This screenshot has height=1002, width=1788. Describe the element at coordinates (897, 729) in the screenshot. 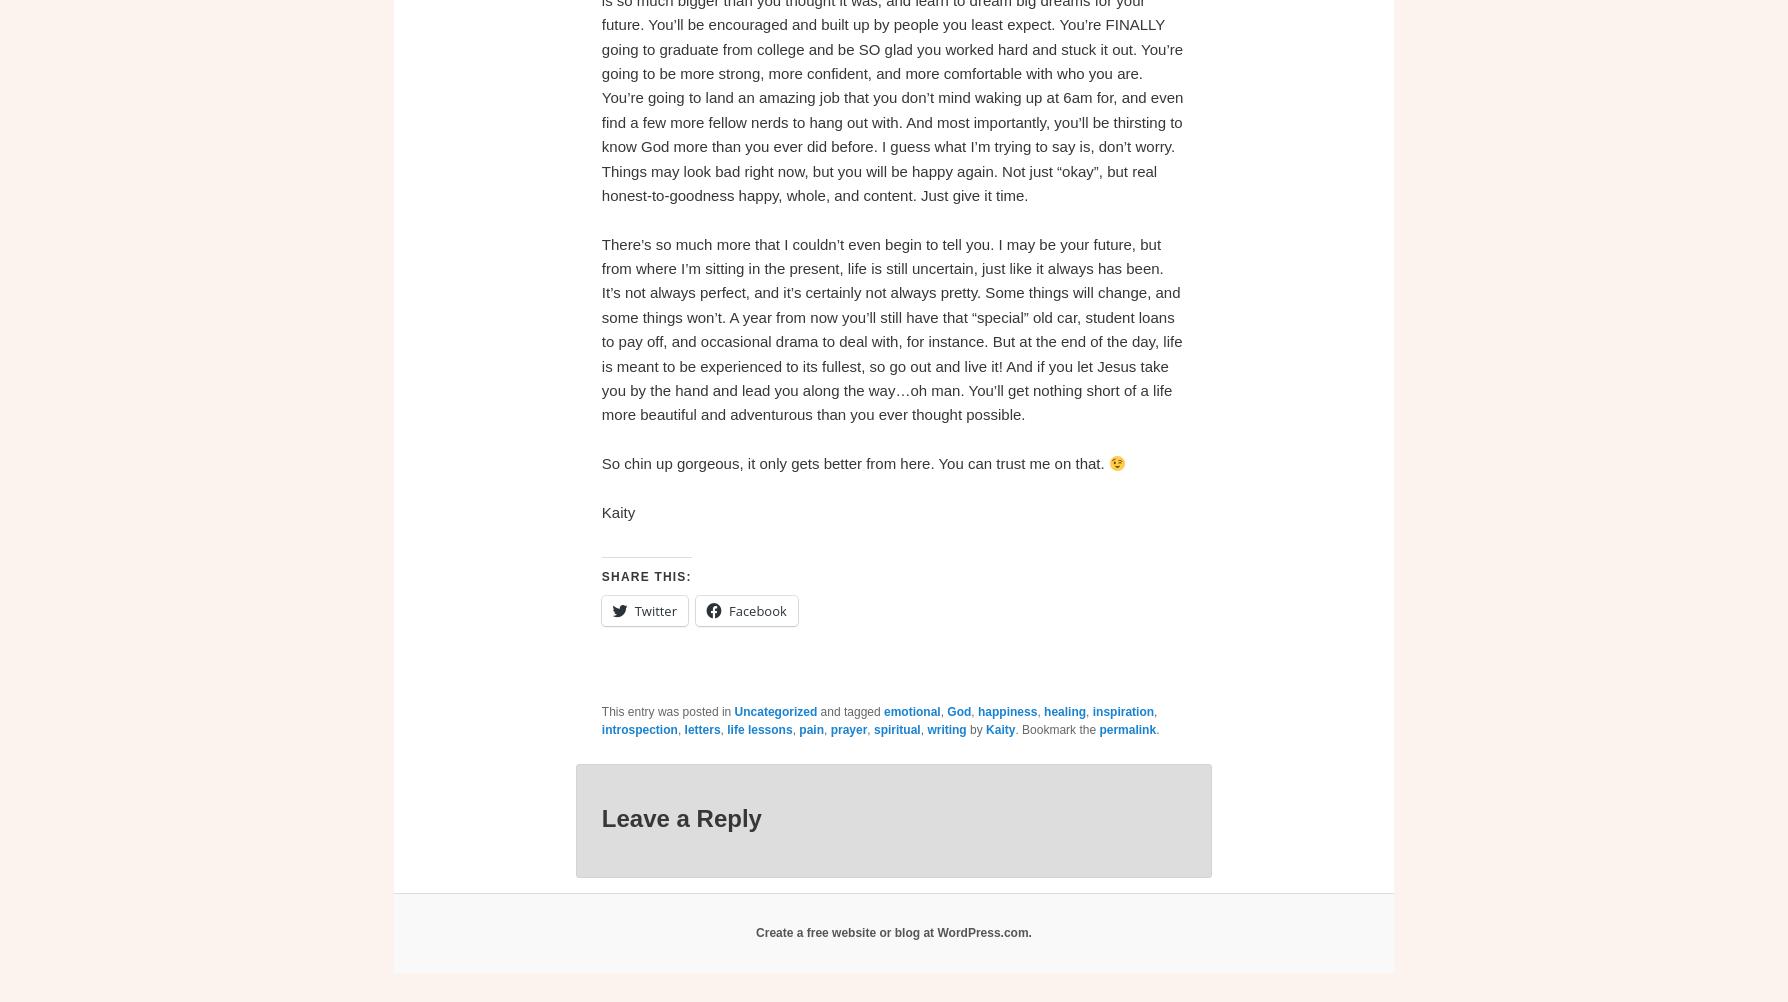

I see `'spiritual'` at that location.